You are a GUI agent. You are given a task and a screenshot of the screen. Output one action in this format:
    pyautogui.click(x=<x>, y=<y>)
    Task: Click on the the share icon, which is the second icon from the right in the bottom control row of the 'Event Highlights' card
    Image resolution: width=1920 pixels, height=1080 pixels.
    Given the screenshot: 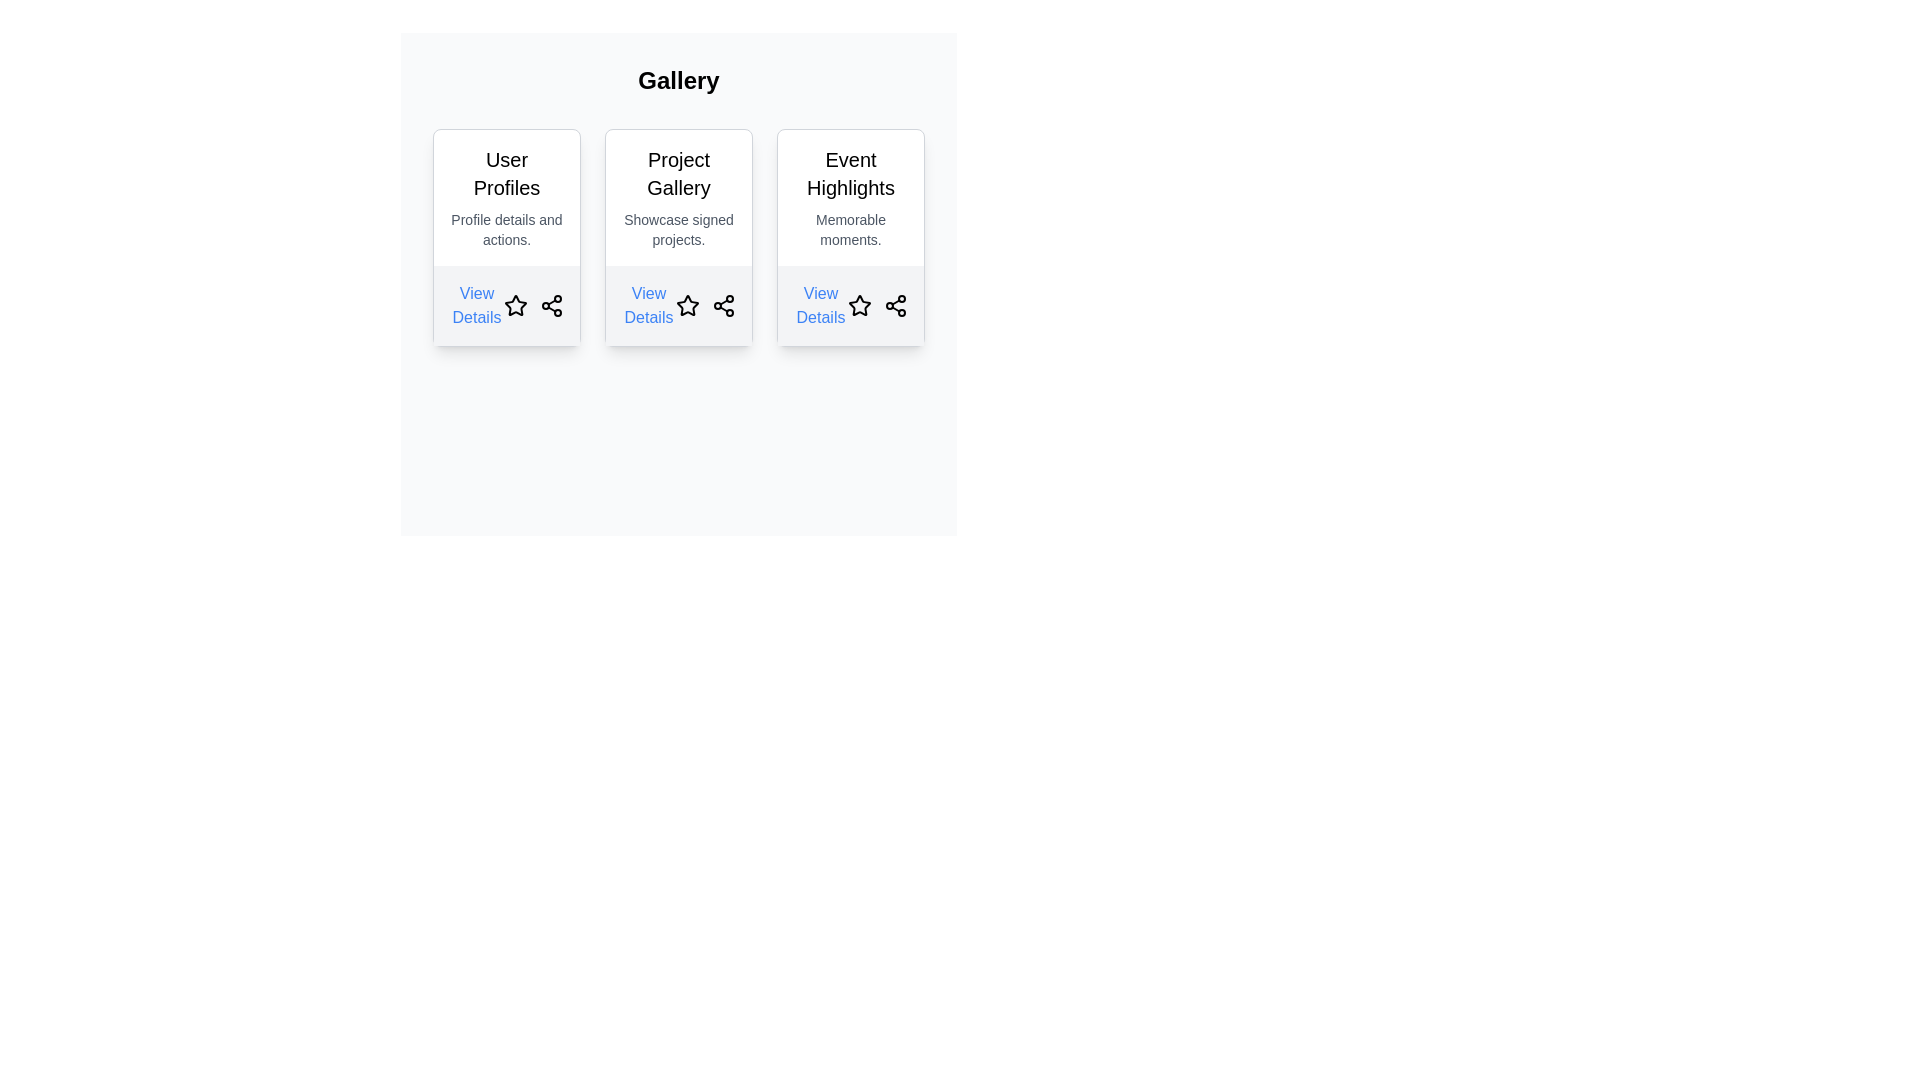 What is the action you would take?
    pyautogui.click(x=895, y=305)
    